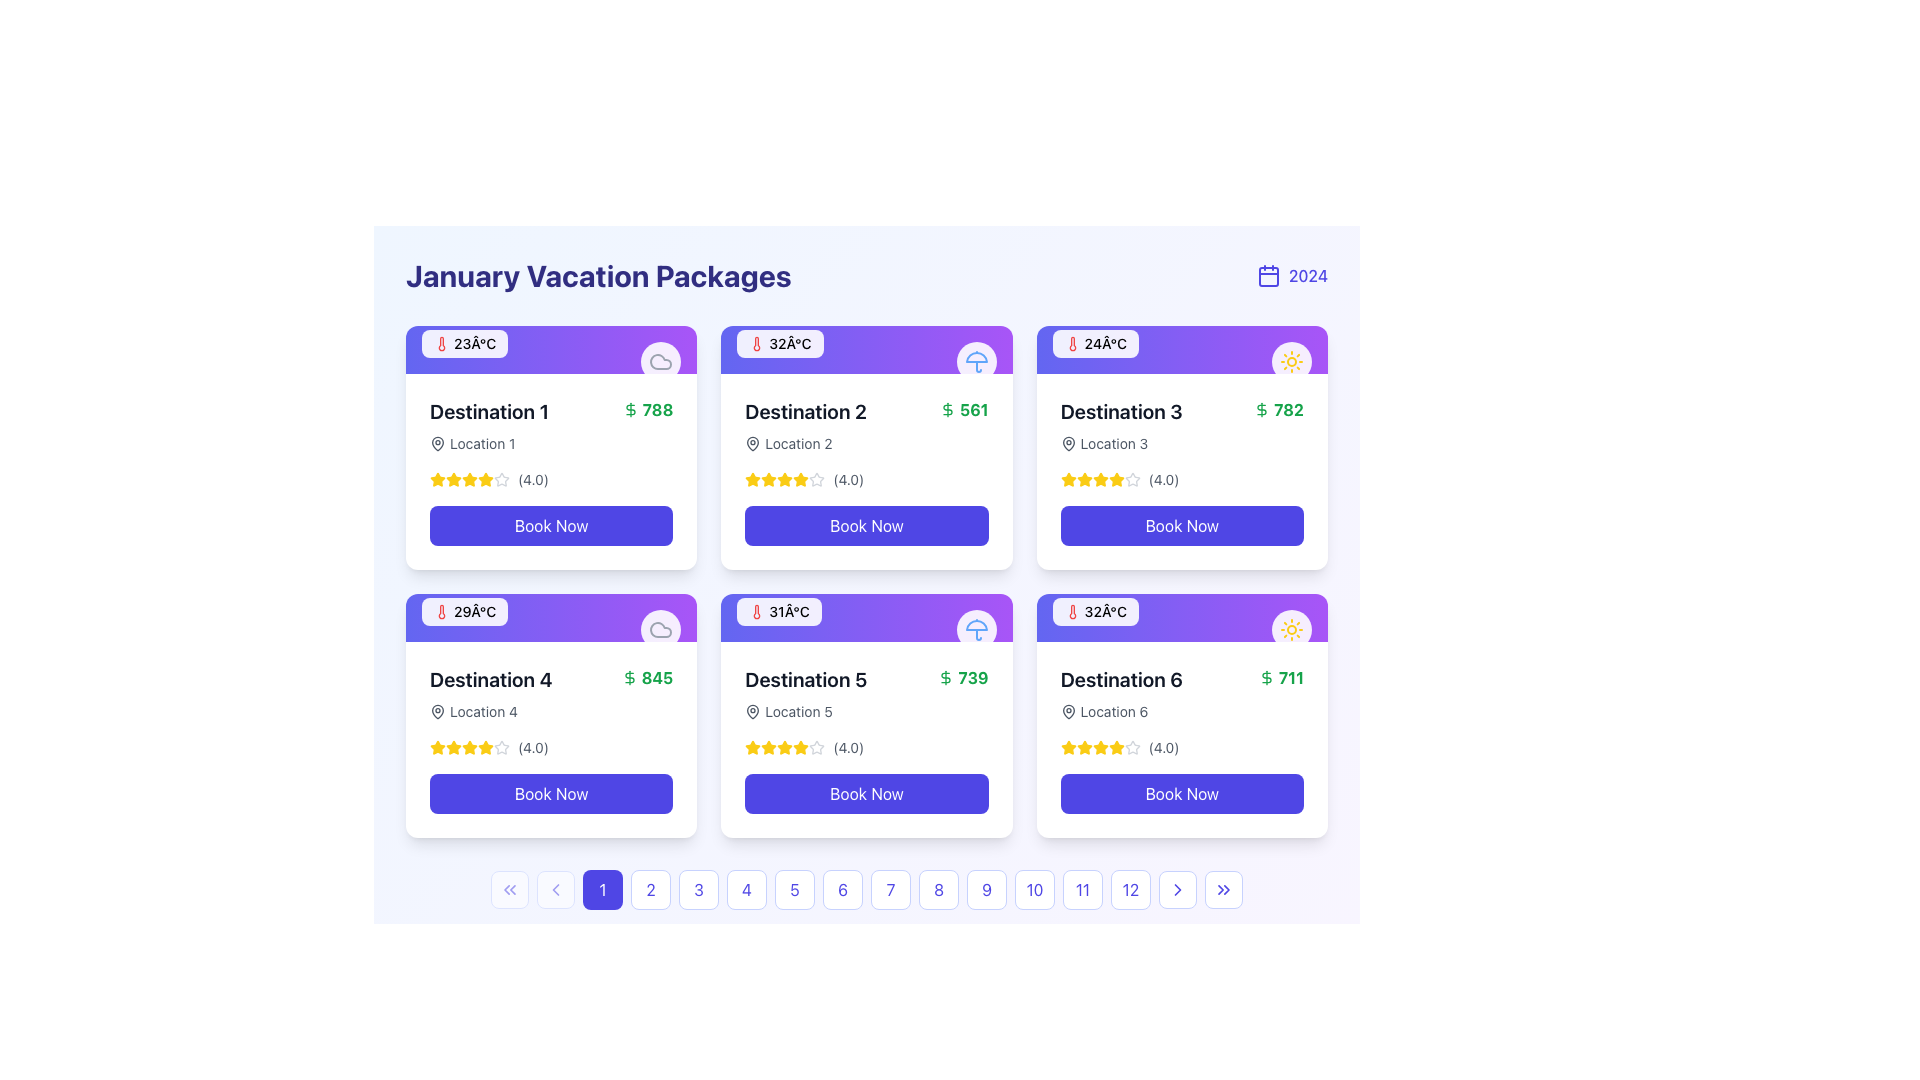 This screenshot has height=1080, width=1920. Describe the element at coordinates (1115, 747) in the screenshot. I see `the third star icon in the rating system located within the card labeled 'Destination 6'` at that location.